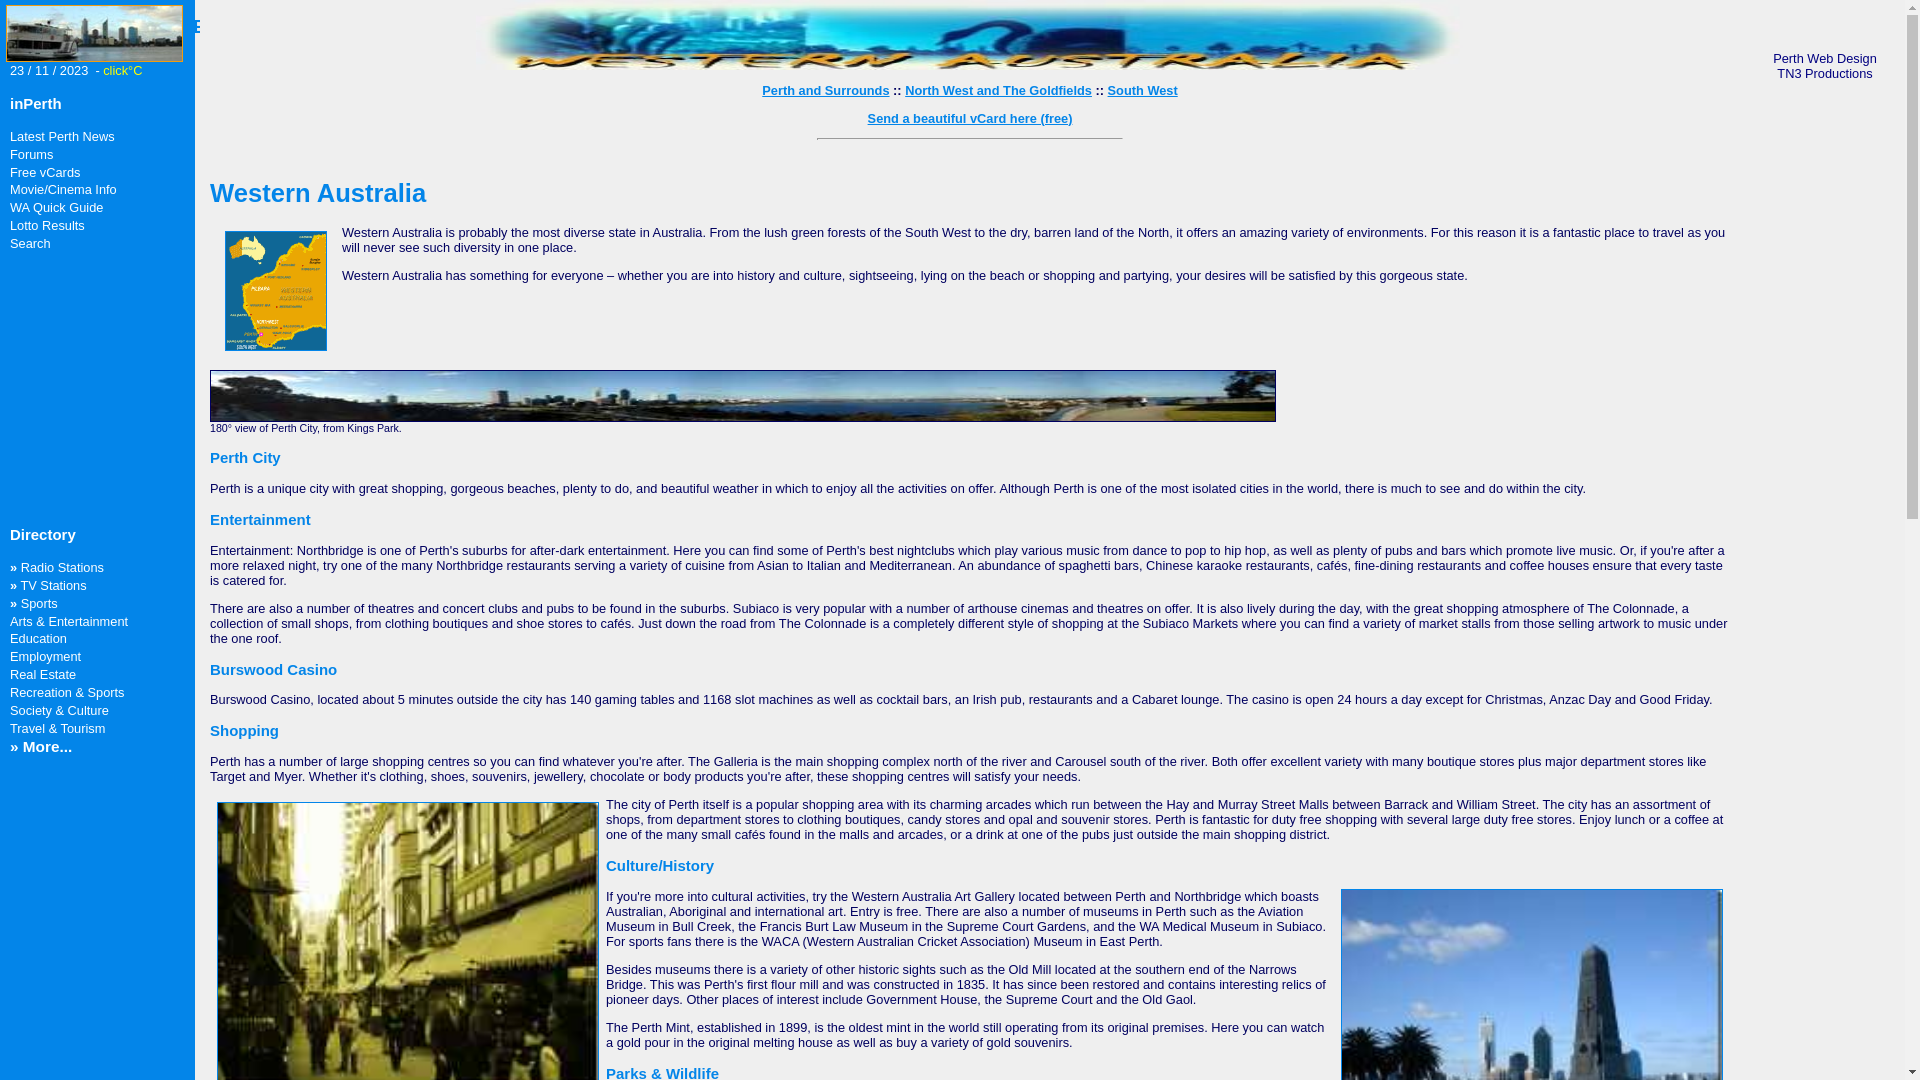  Describe the element at coordinates (38, 638) in the screenshot. I see `'Education'` at that location.